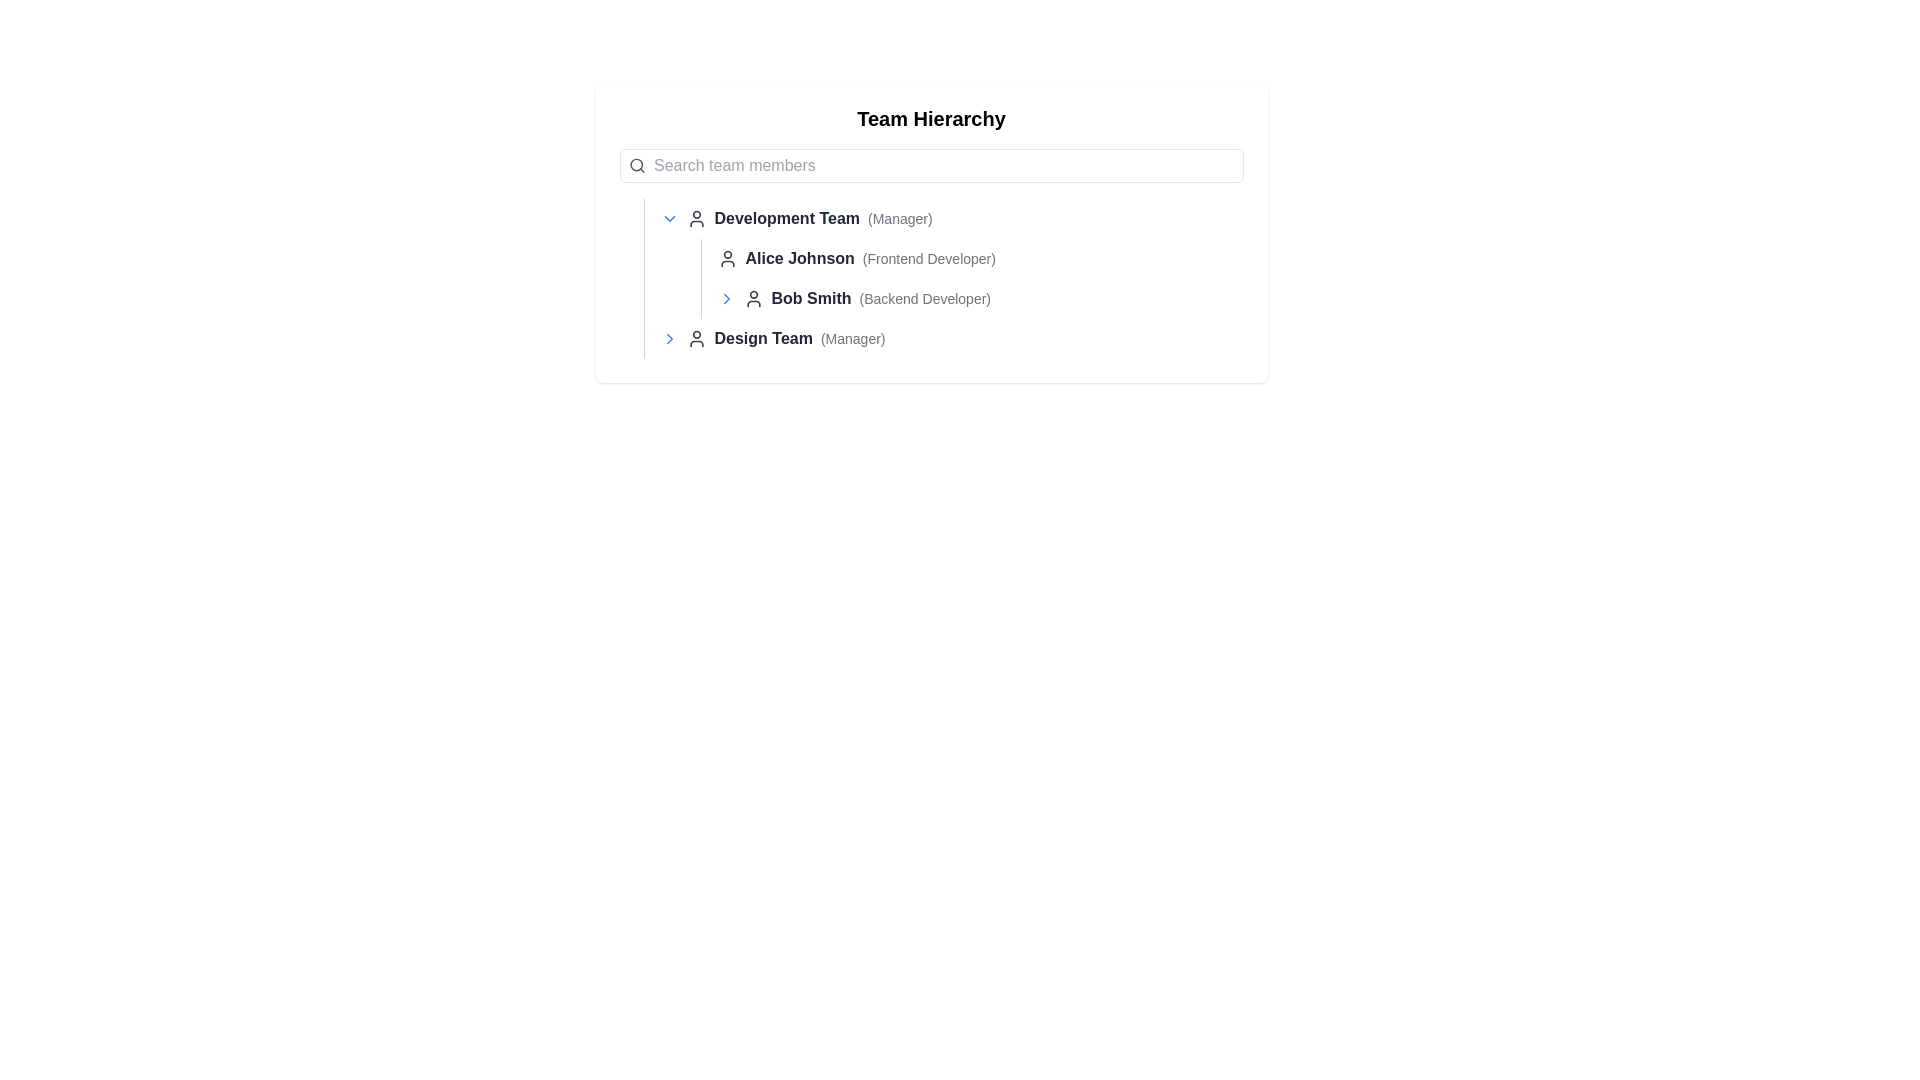  What do you see at coordinates (924, 299) in the screenshot?
I see `supplemental description text label associated with 'Bob Smith' in the Development Team hierarchy, positioned immediately to the right of the 'Bob Smith' name text` at bounding box center [924, 299].